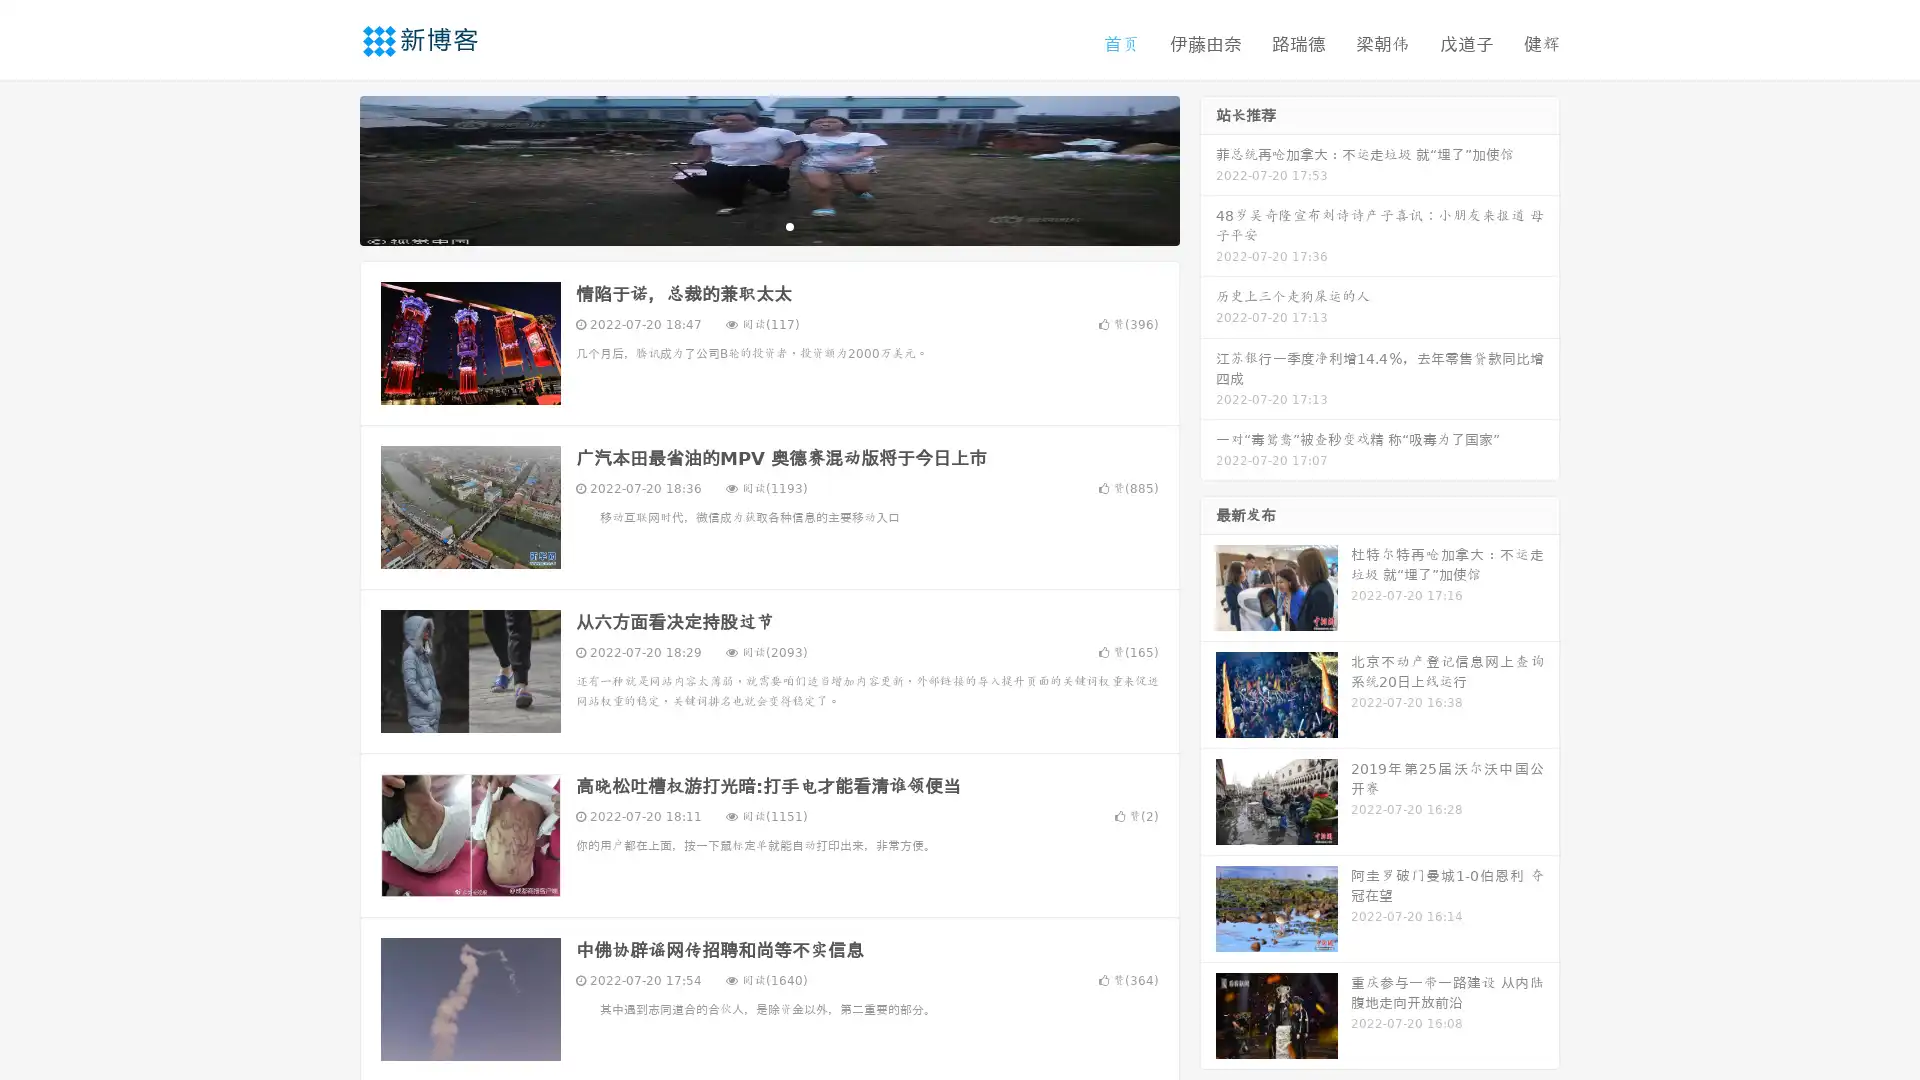 Image resolution: width=1920 pixels, height=1080 pixels. I want to click on Go to slide 3, so click(789, 225).